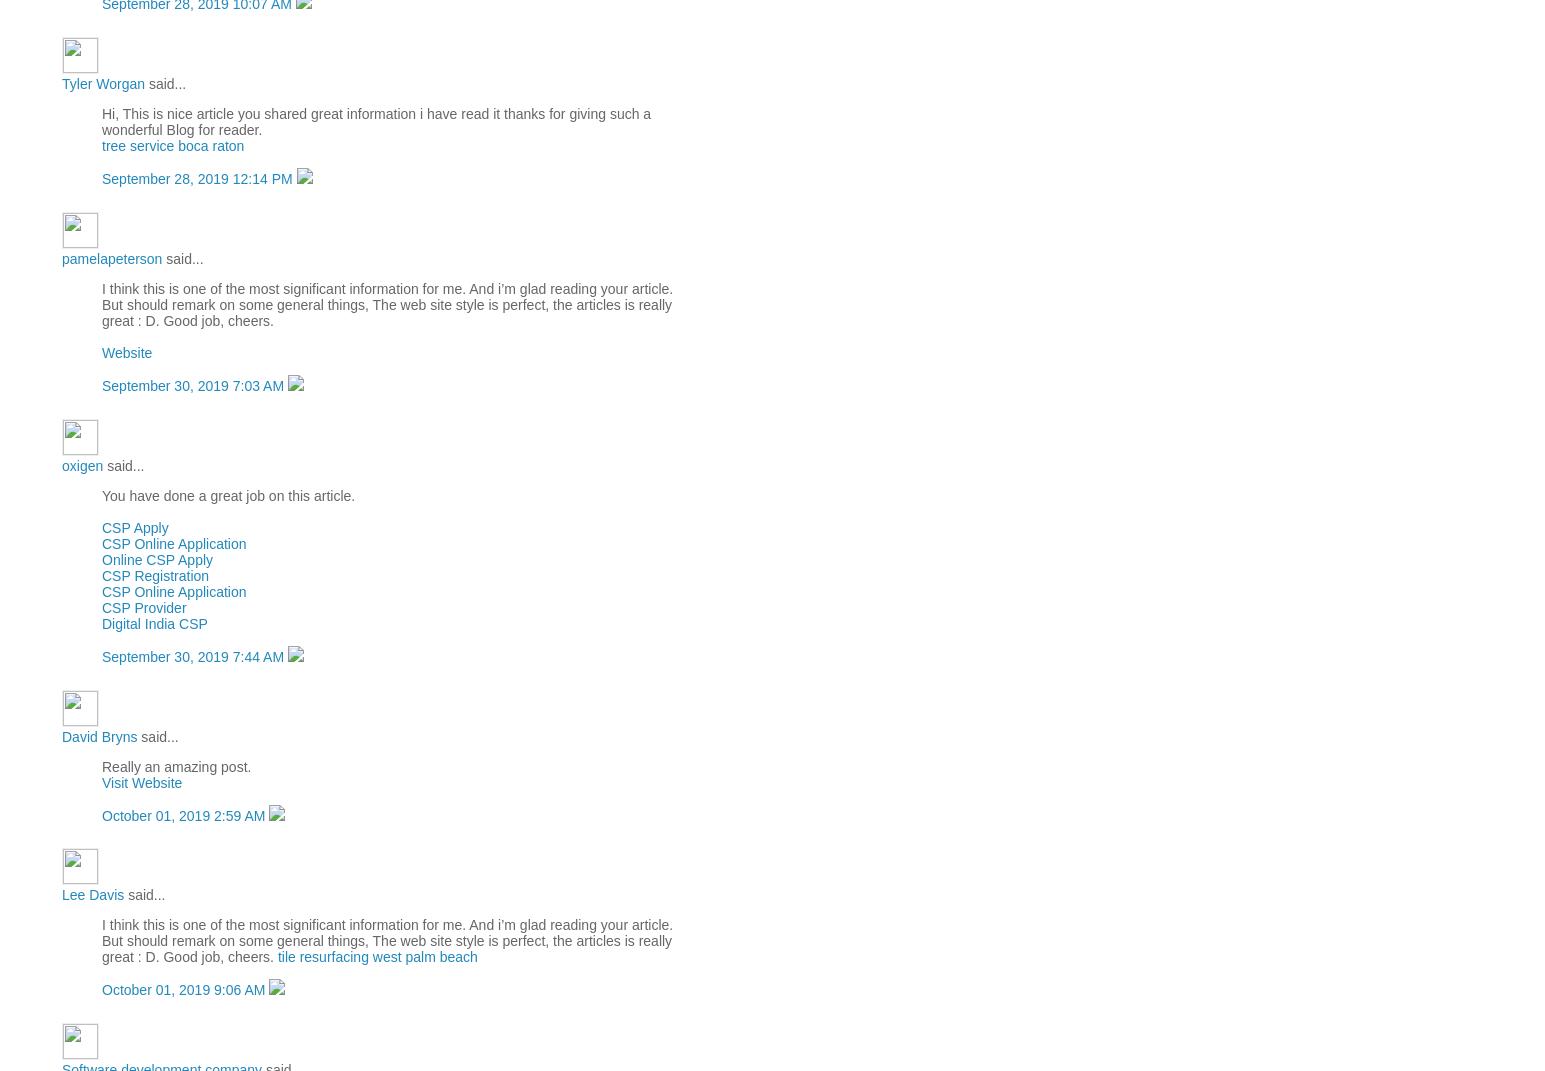 Image resolution: width=1545 pixels, height=1071 pixels. Describe the element at coordinates (157, 558) in the screenshot. I see `'Online CSP Apply'` at that location.